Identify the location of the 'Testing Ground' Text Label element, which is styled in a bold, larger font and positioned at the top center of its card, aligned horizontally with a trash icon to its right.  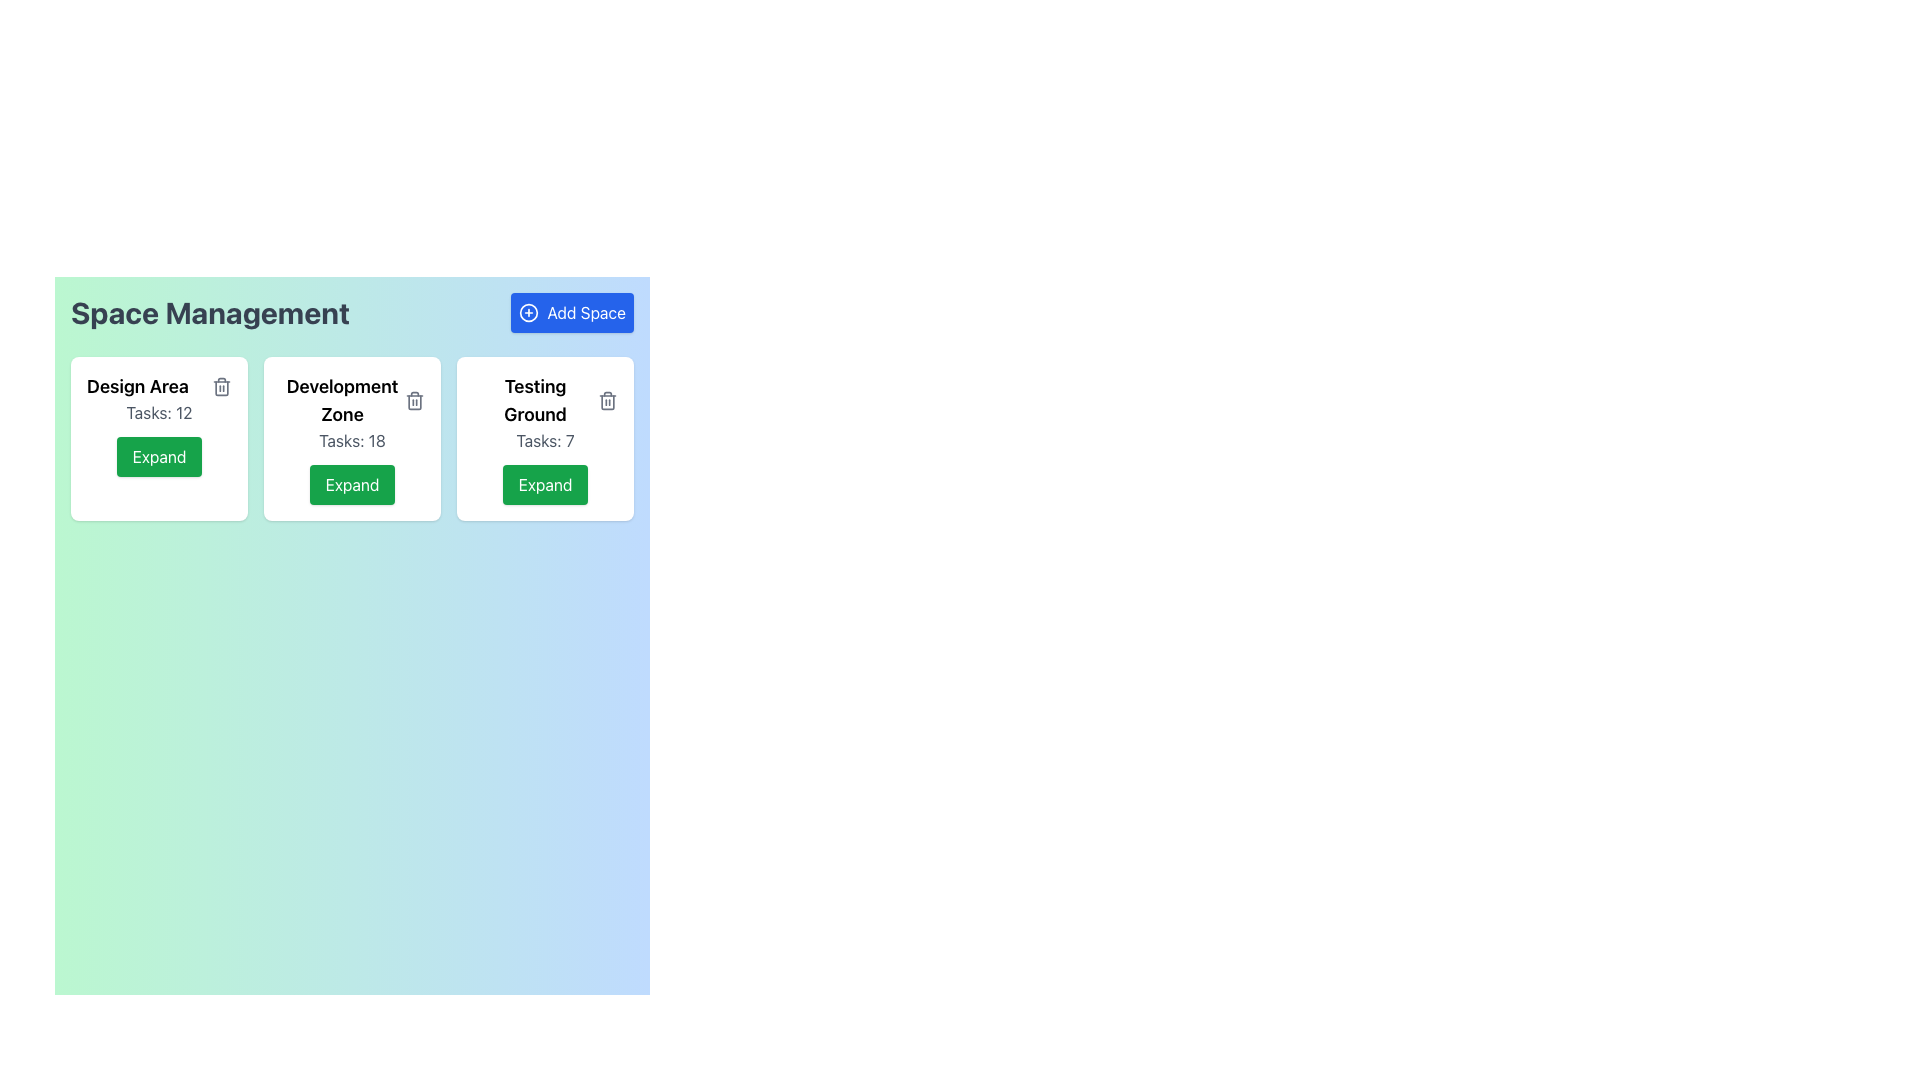
(545, 401).